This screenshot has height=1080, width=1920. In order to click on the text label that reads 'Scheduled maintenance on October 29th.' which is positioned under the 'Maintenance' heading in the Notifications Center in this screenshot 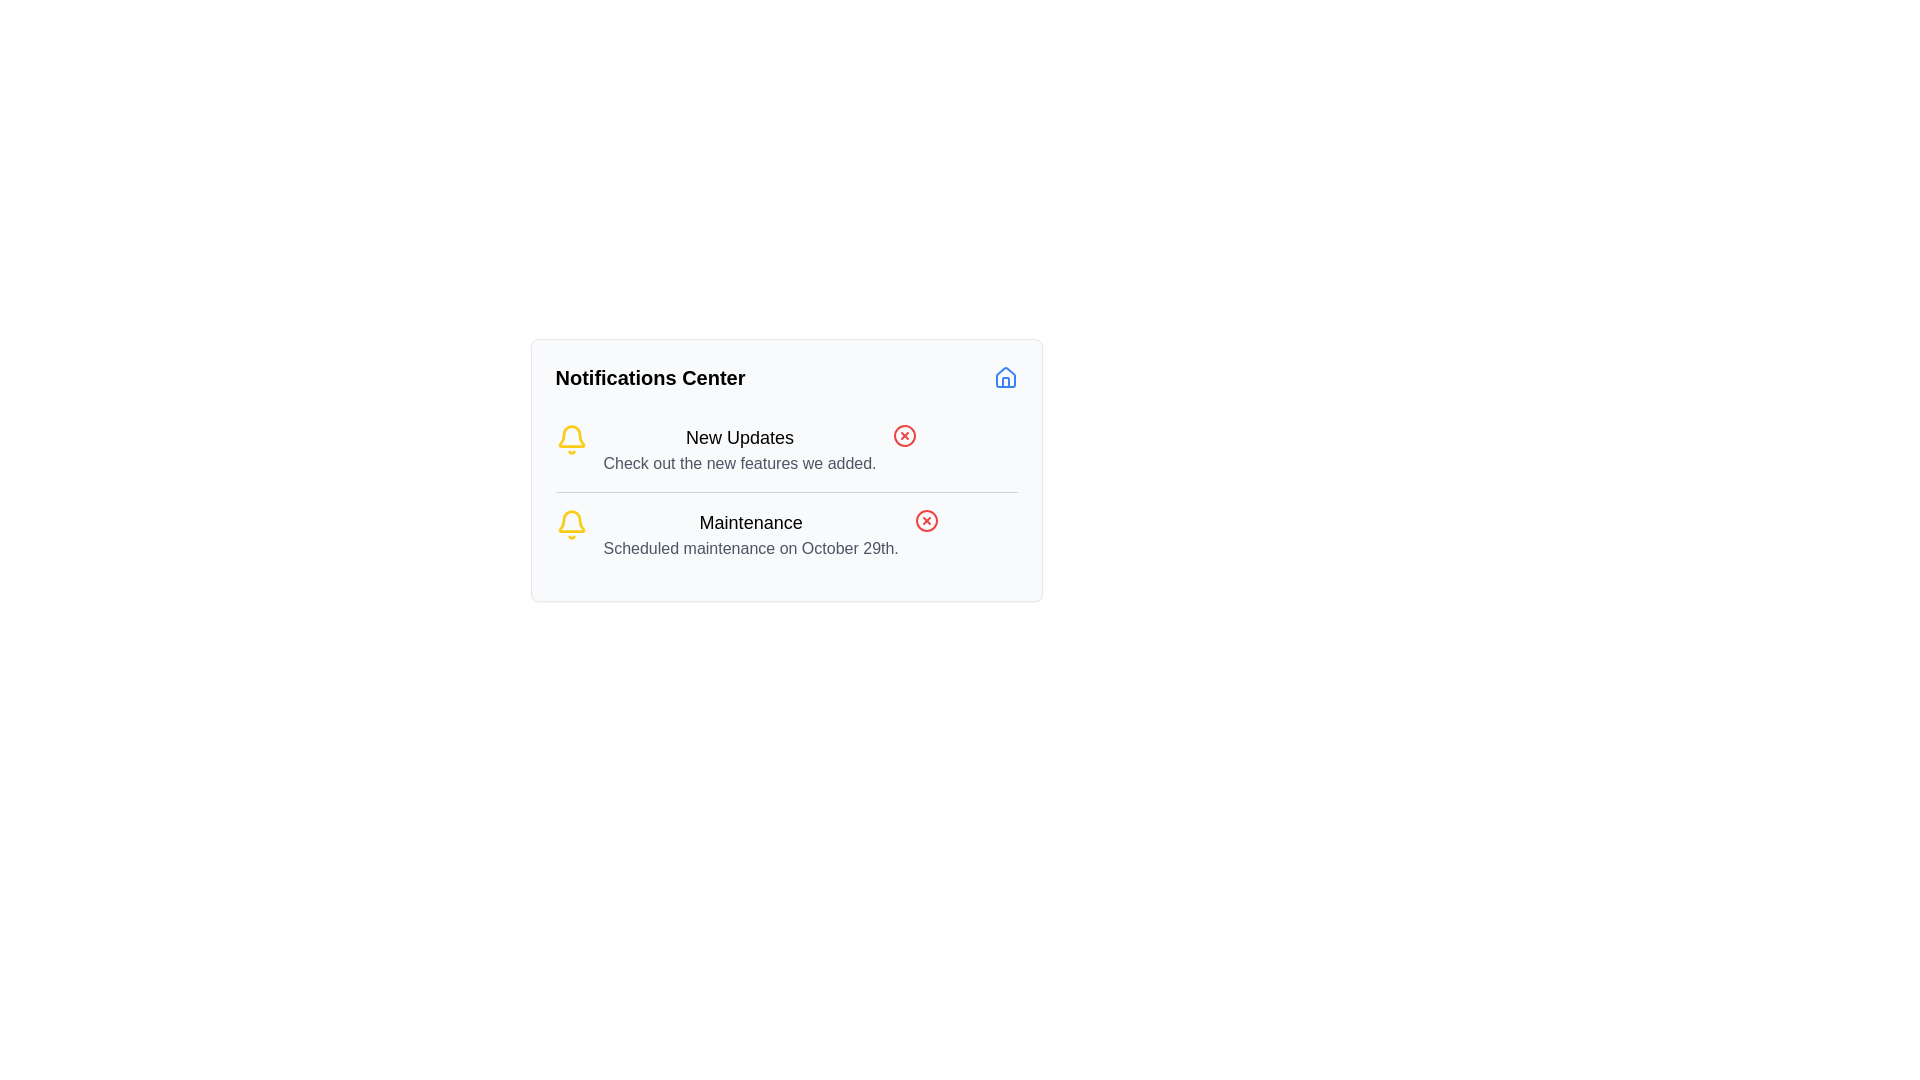, I will do `click(750, 548)`.